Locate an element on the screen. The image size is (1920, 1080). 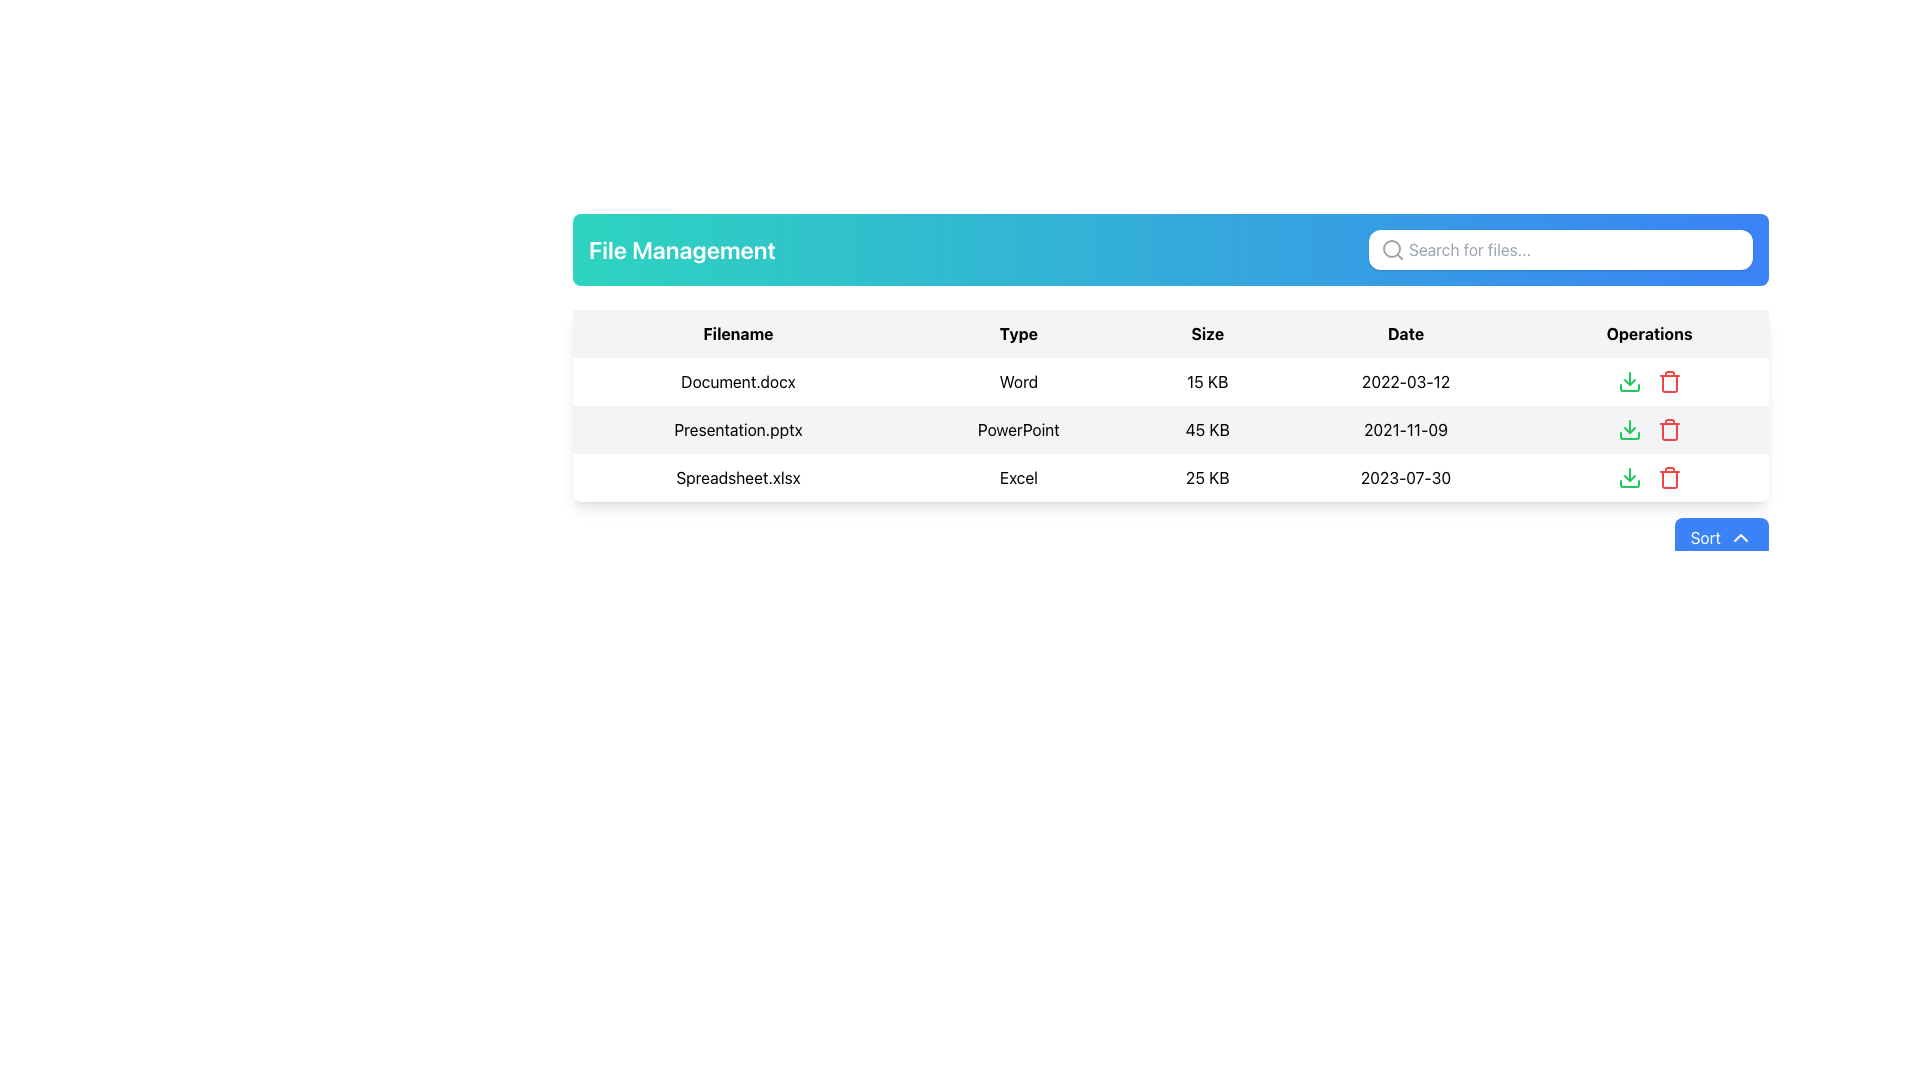
the text element displaying the date '2023-07-30' in the 'Date' column of the 'Spreadsheet.xlsx' file management table is located at coordinates (1405, 478).